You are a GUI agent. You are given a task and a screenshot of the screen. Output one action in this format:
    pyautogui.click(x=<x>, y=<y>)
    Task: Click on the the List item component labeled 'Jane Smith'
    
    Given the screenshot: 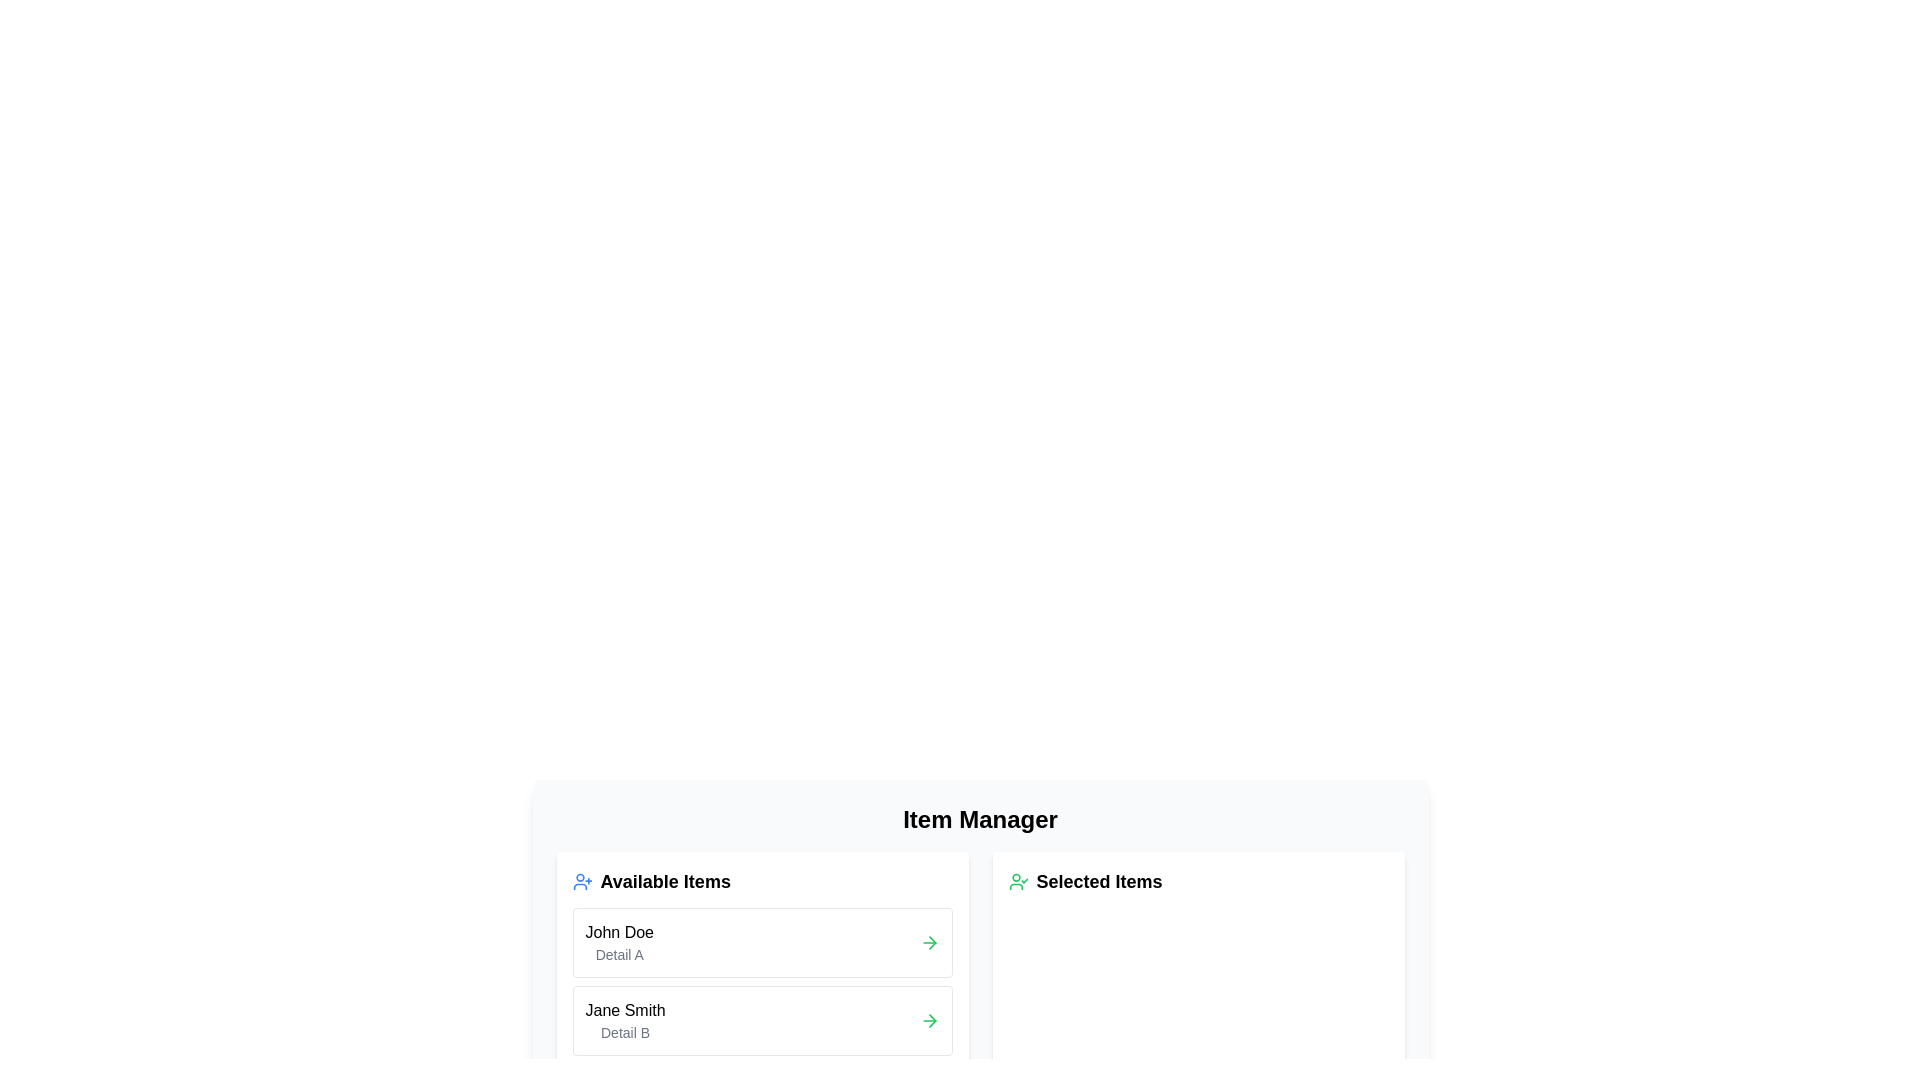 What is the action you would take?
    pyautogui.click(x=761, y=1021)
    